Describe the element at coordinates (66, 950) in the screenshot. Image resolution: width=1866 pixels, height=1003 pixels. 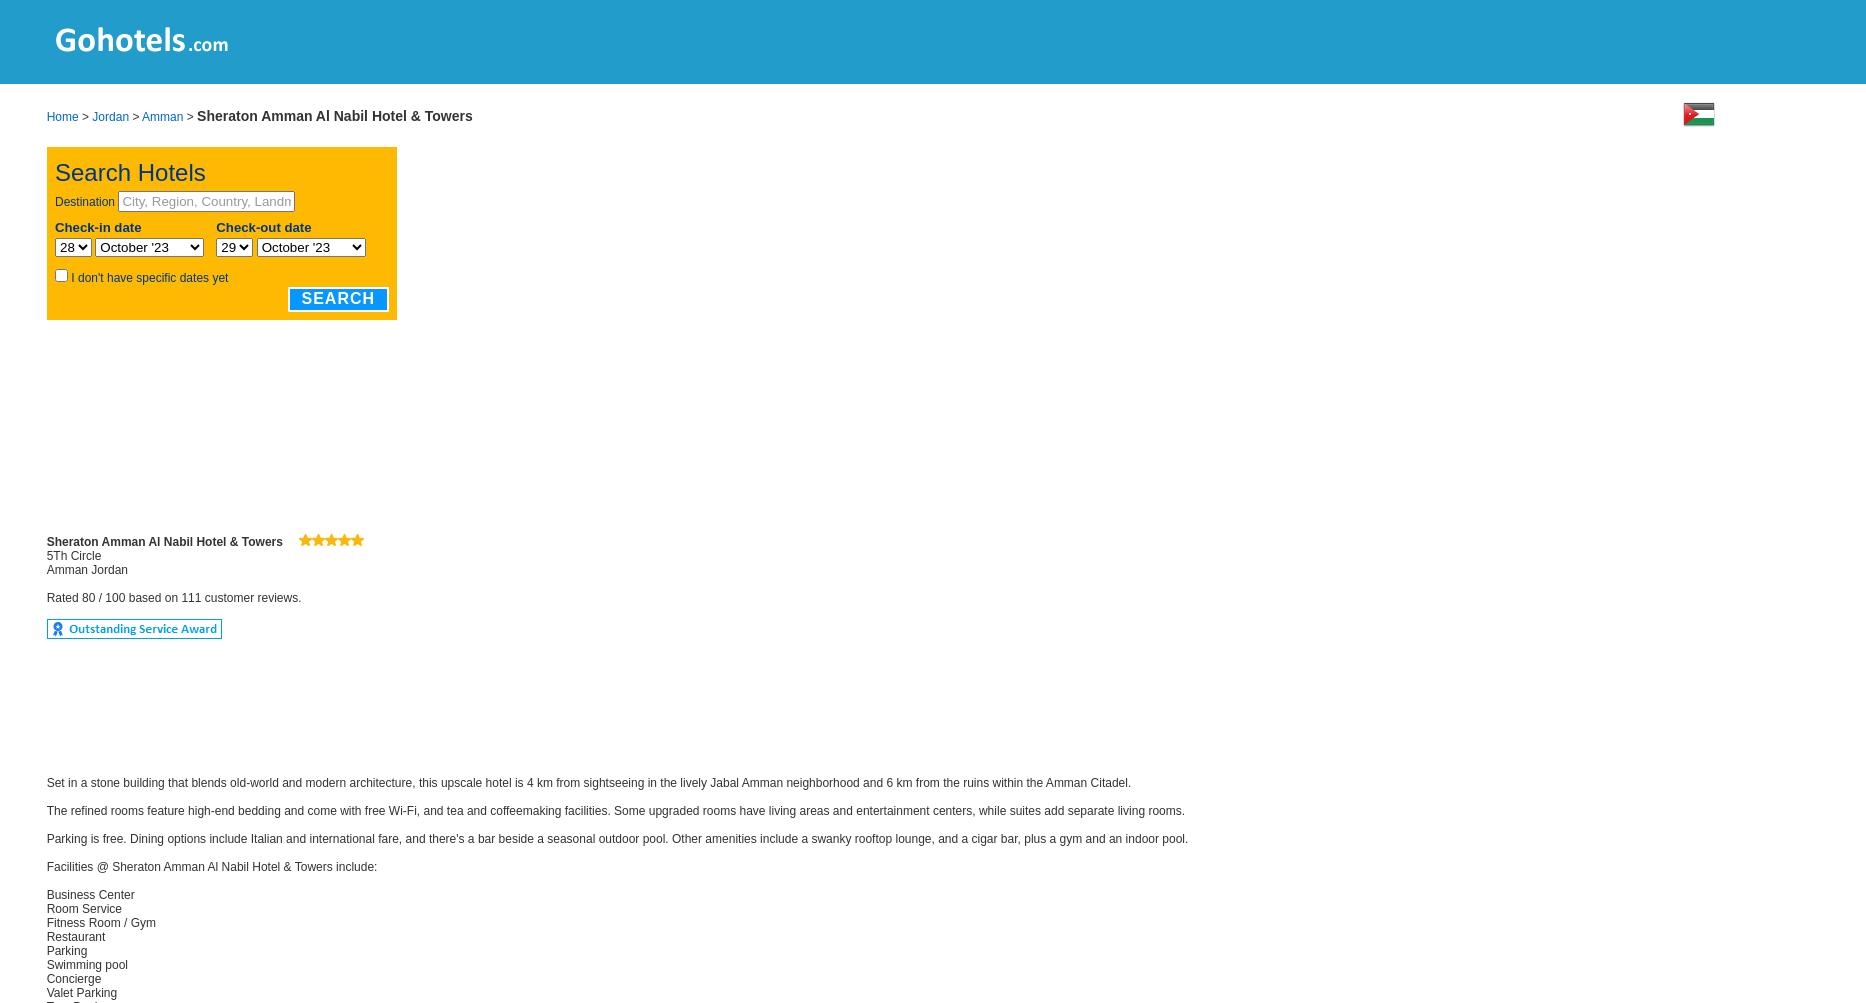
I see `'Parking'` at that location.